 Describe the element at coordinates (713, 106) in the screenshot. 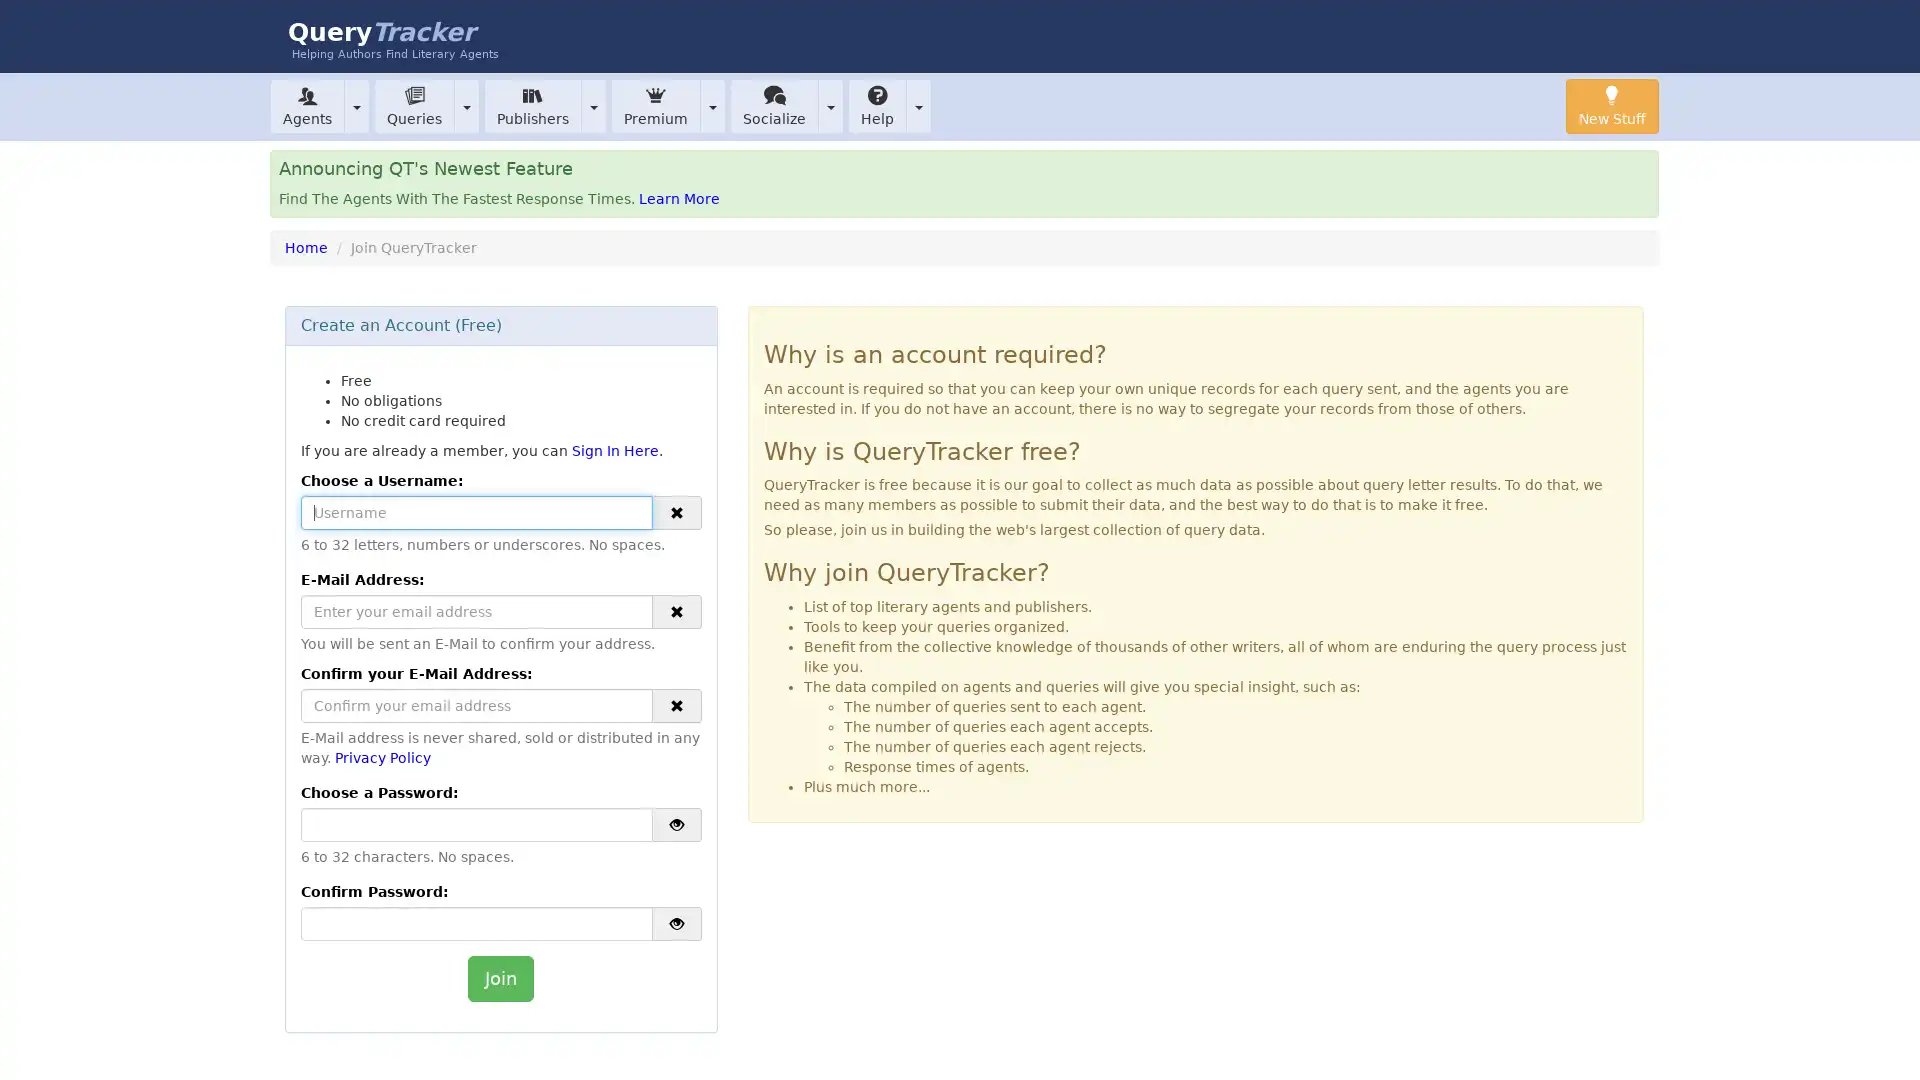

I see `Toggle Dropdown` at that location.